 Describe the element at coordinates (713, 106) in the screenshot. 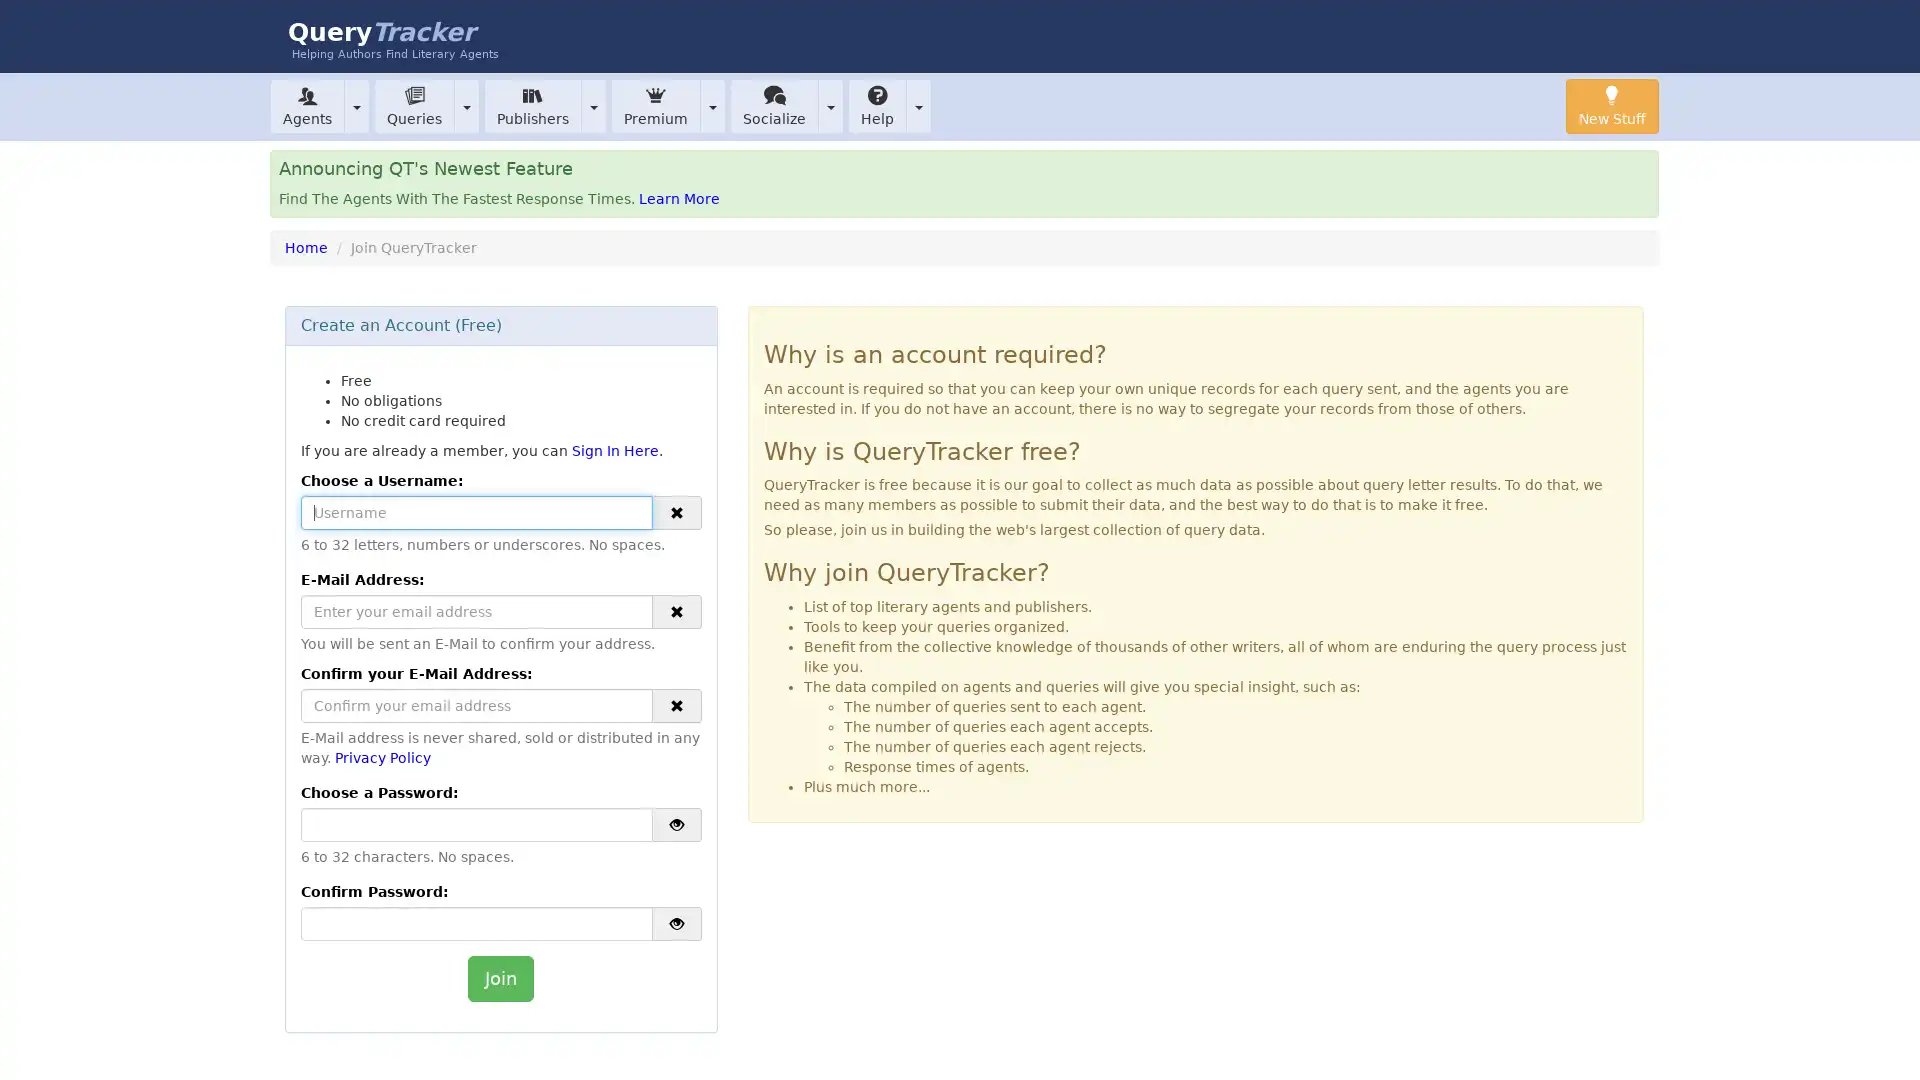

I see `Toggle Dropdown` at that location.